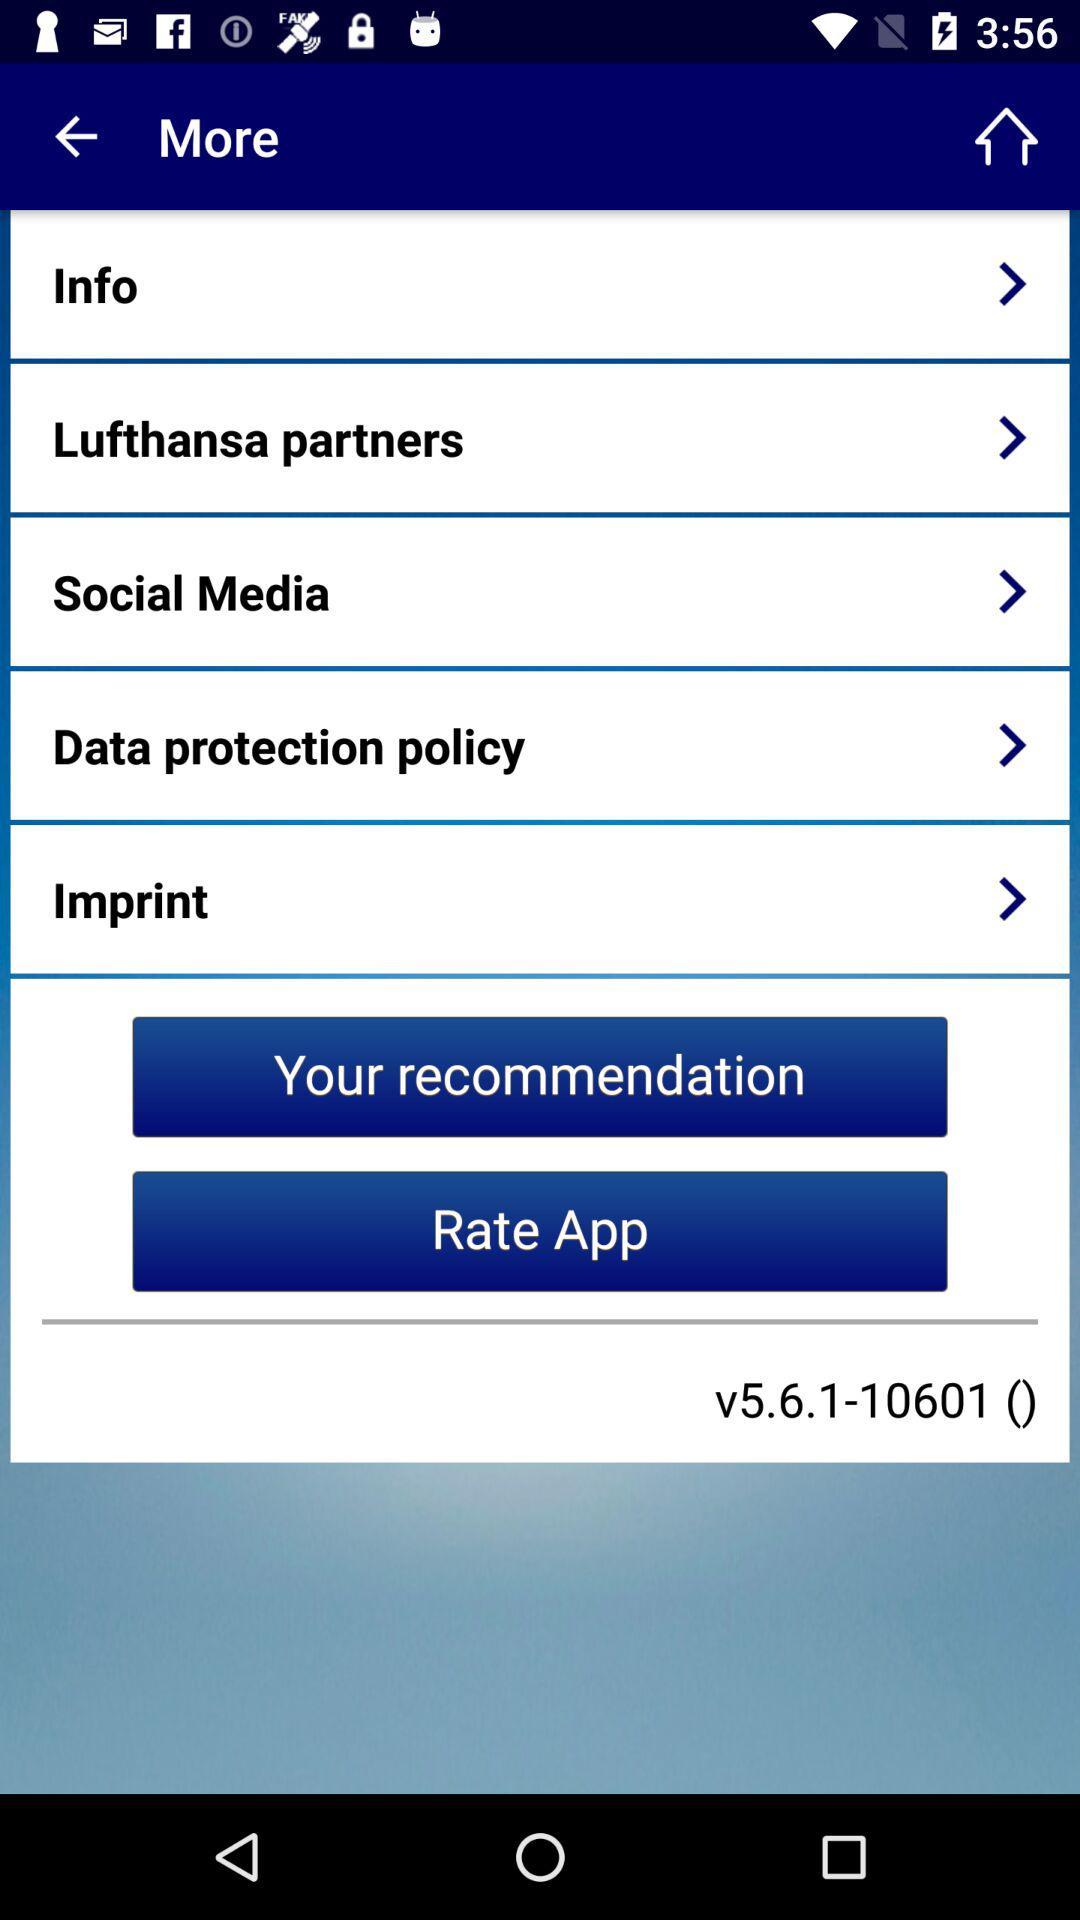  What do you see at coordinates (1006, 135) in the screenshot?
I see `icon to the right of the more icon` at bounding box center [1006, 135].